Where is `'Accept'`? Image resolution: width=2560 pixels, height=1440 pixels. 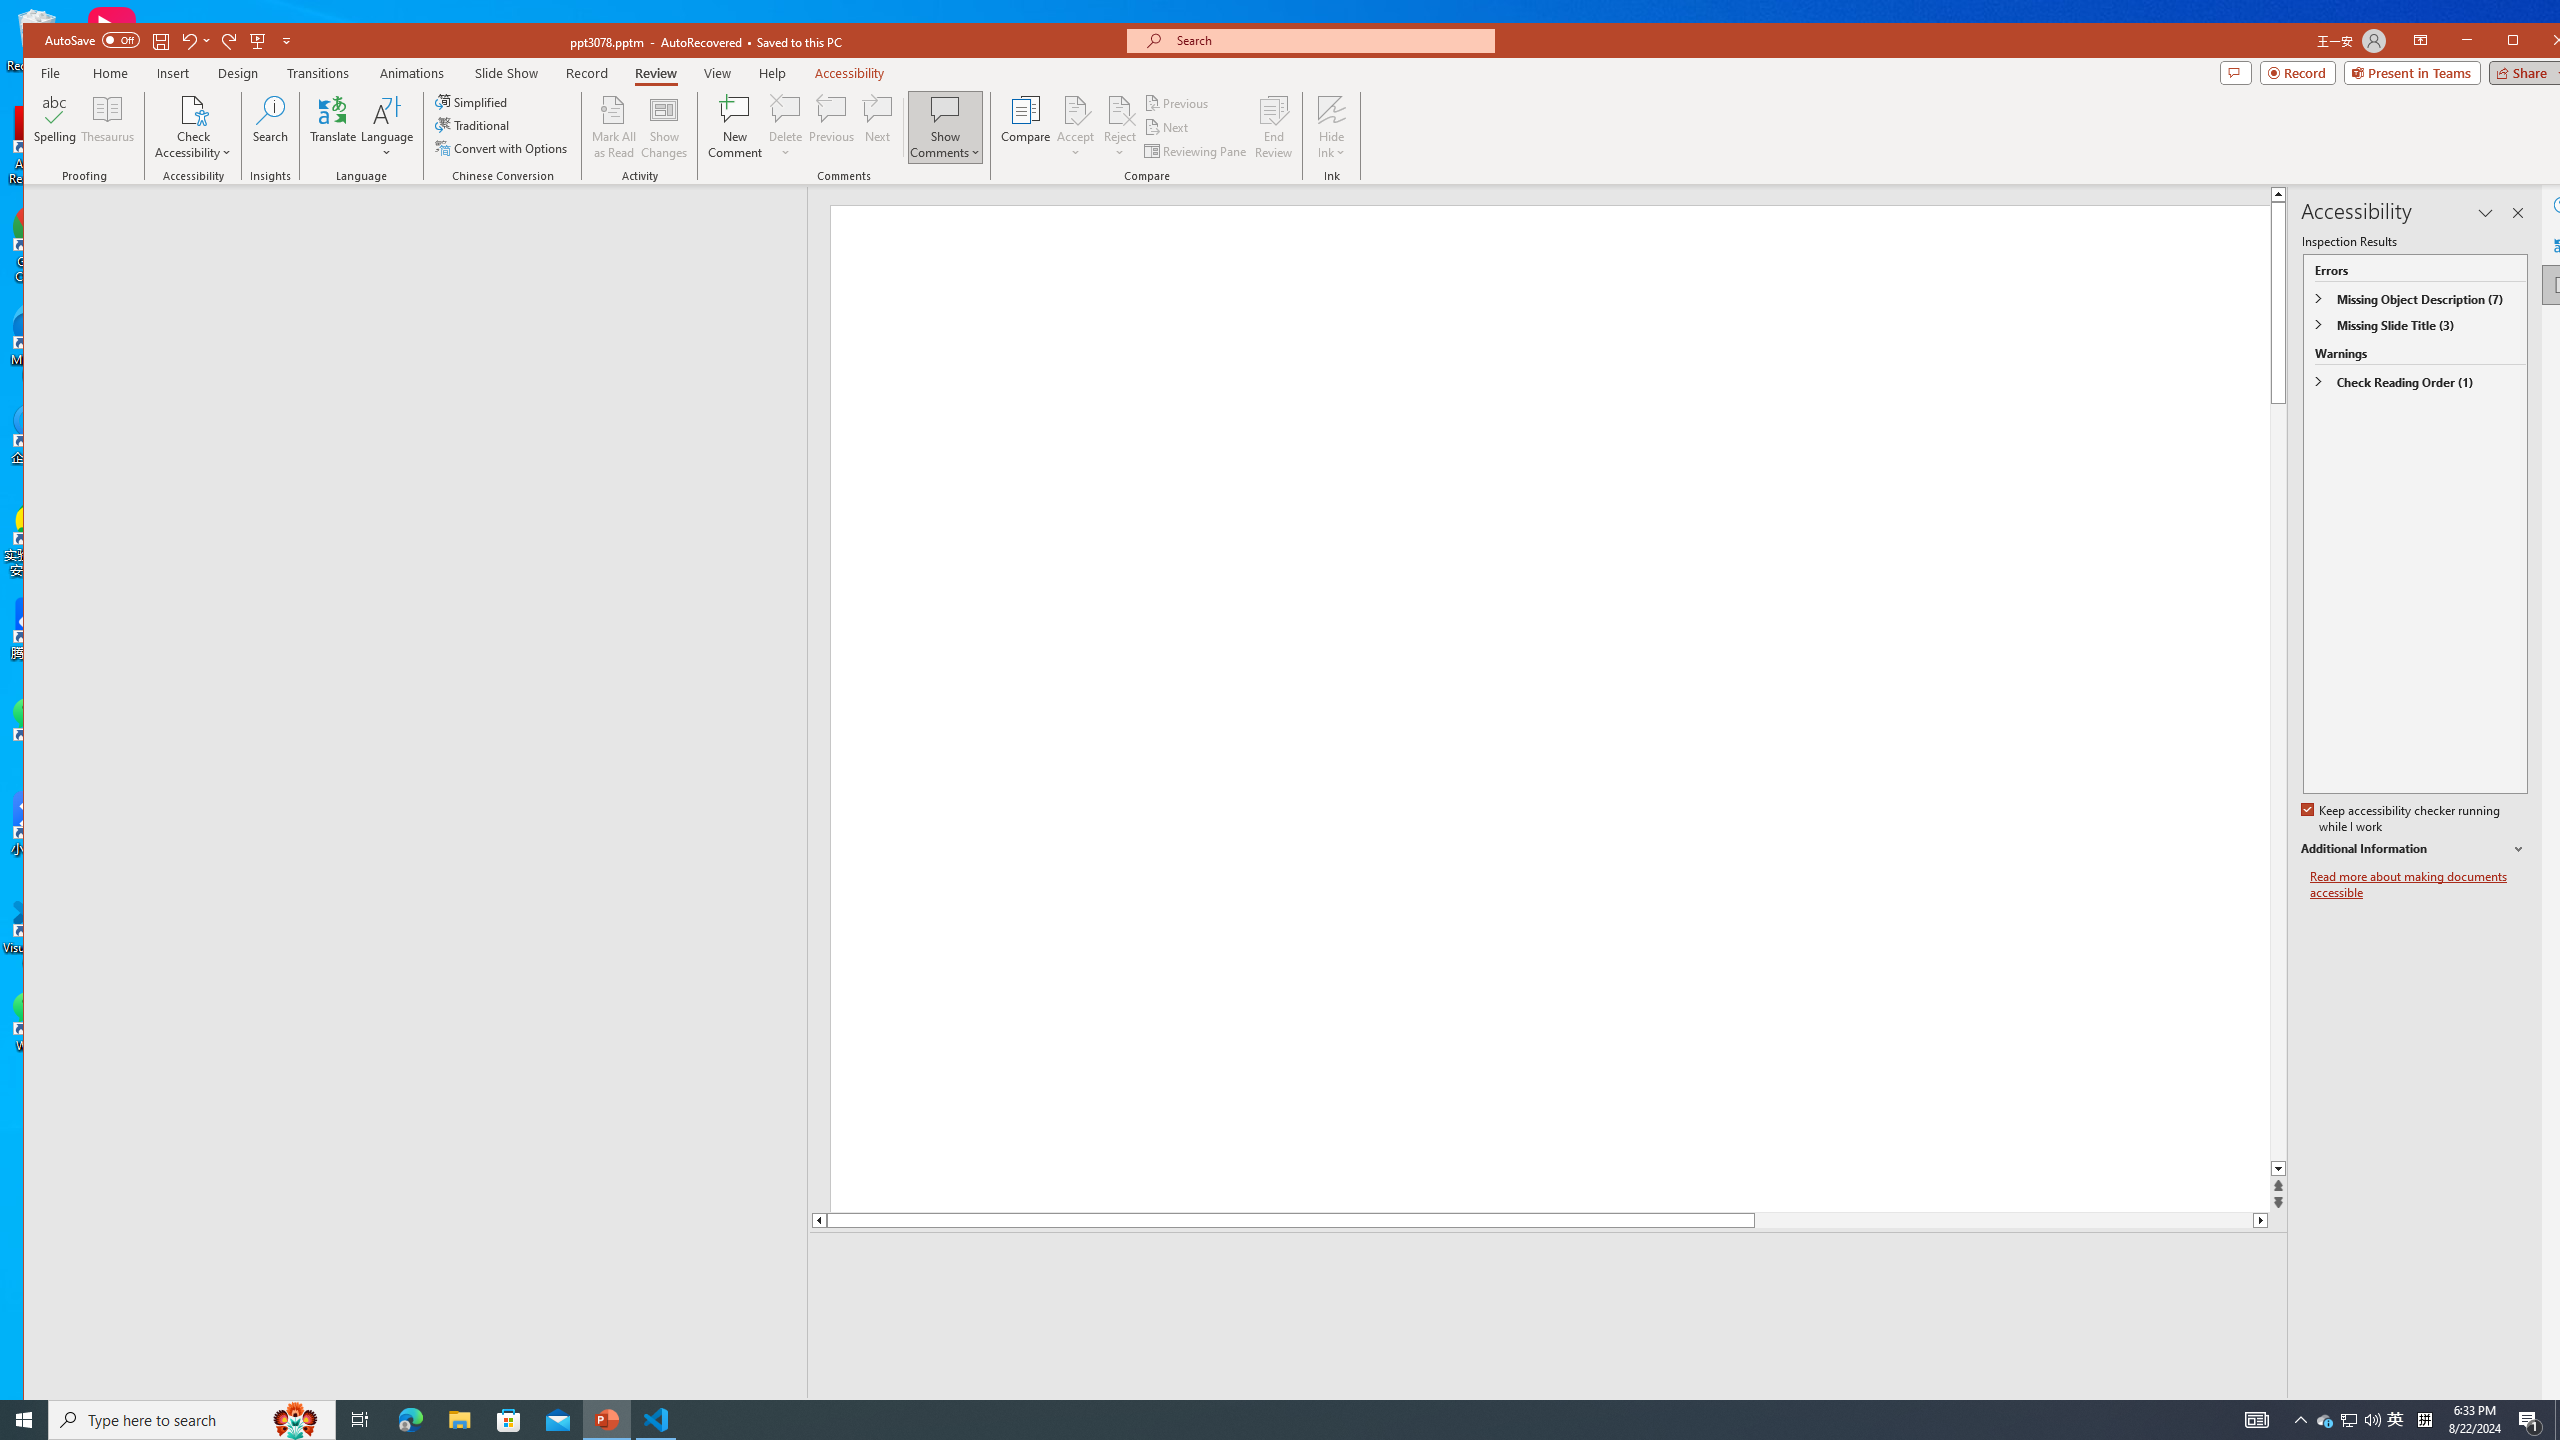 'Accept' is located at coordinates (1076, 126).